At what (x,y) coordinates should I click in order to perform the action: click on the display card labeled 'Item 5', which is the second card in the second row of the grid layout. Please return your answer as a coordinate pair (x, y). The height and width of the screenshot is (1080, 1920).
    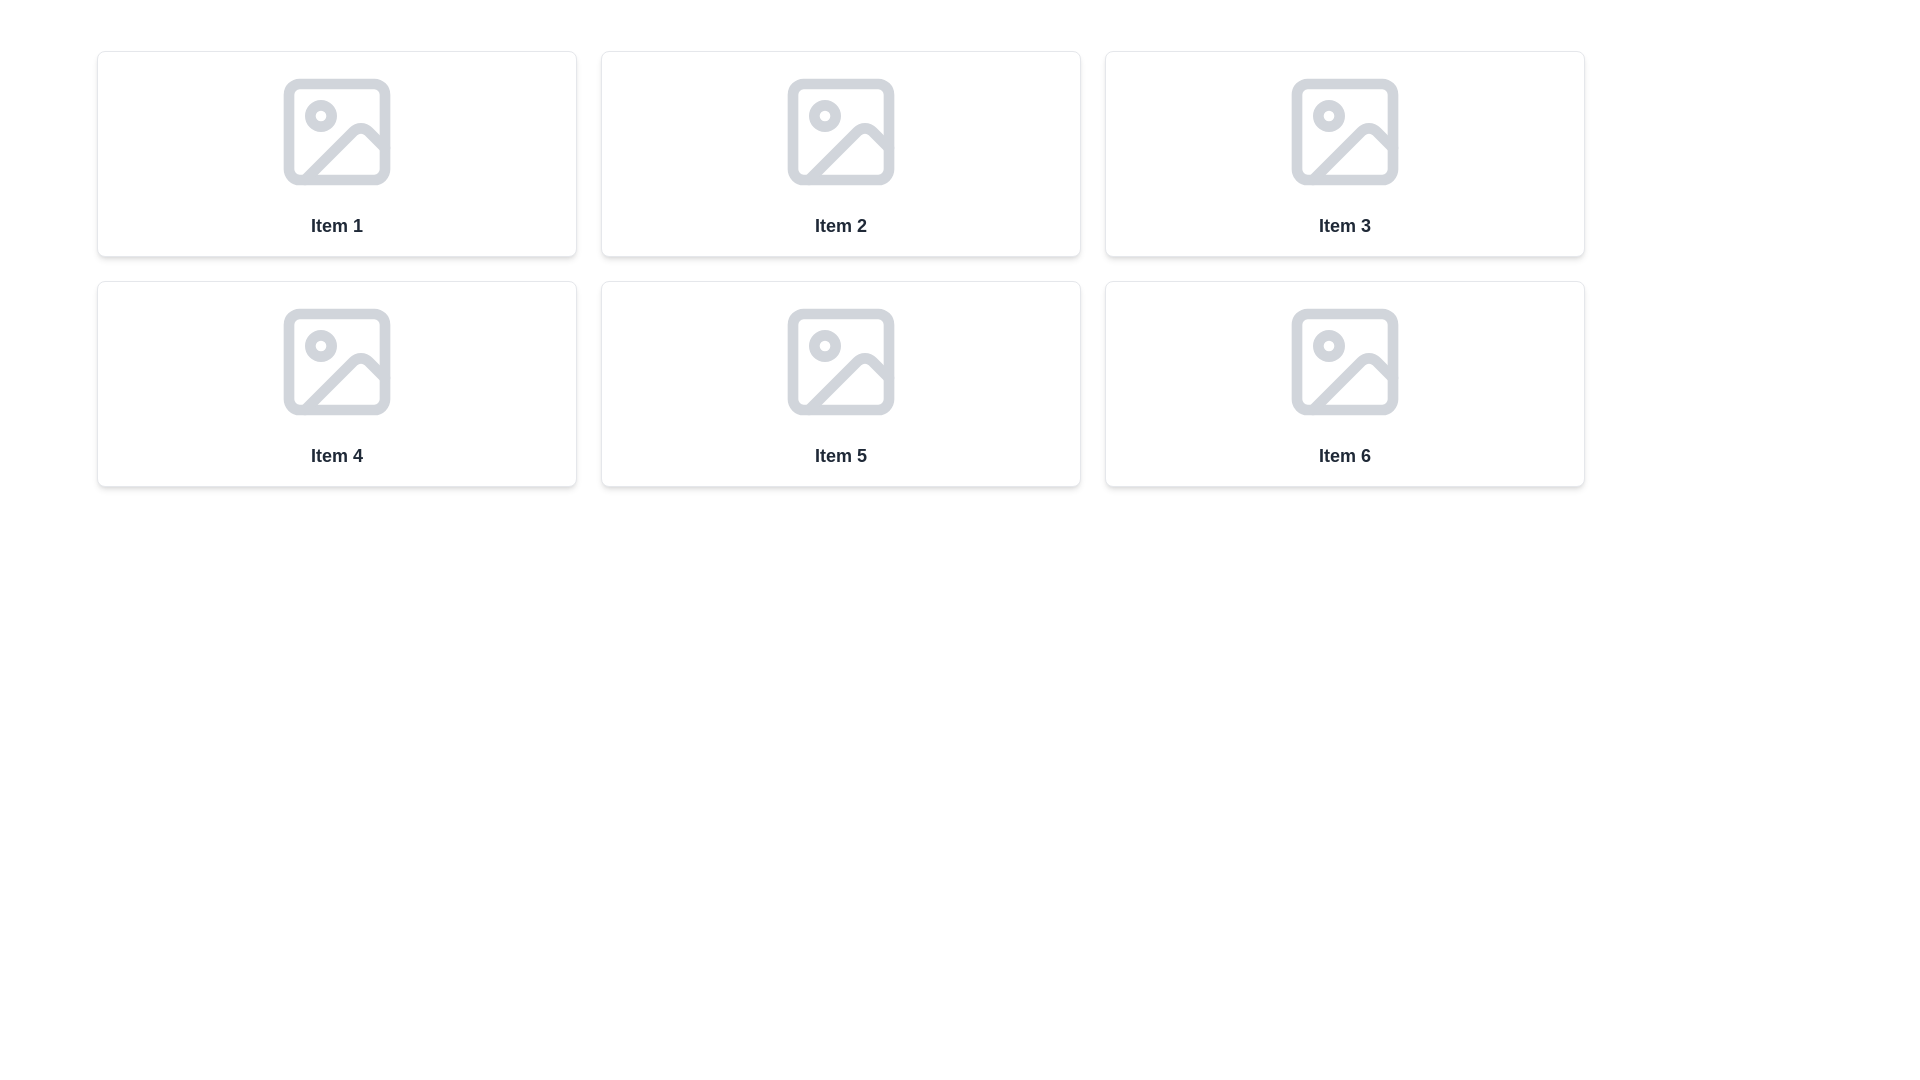
    Looking at the image, I should click on (840, 384).